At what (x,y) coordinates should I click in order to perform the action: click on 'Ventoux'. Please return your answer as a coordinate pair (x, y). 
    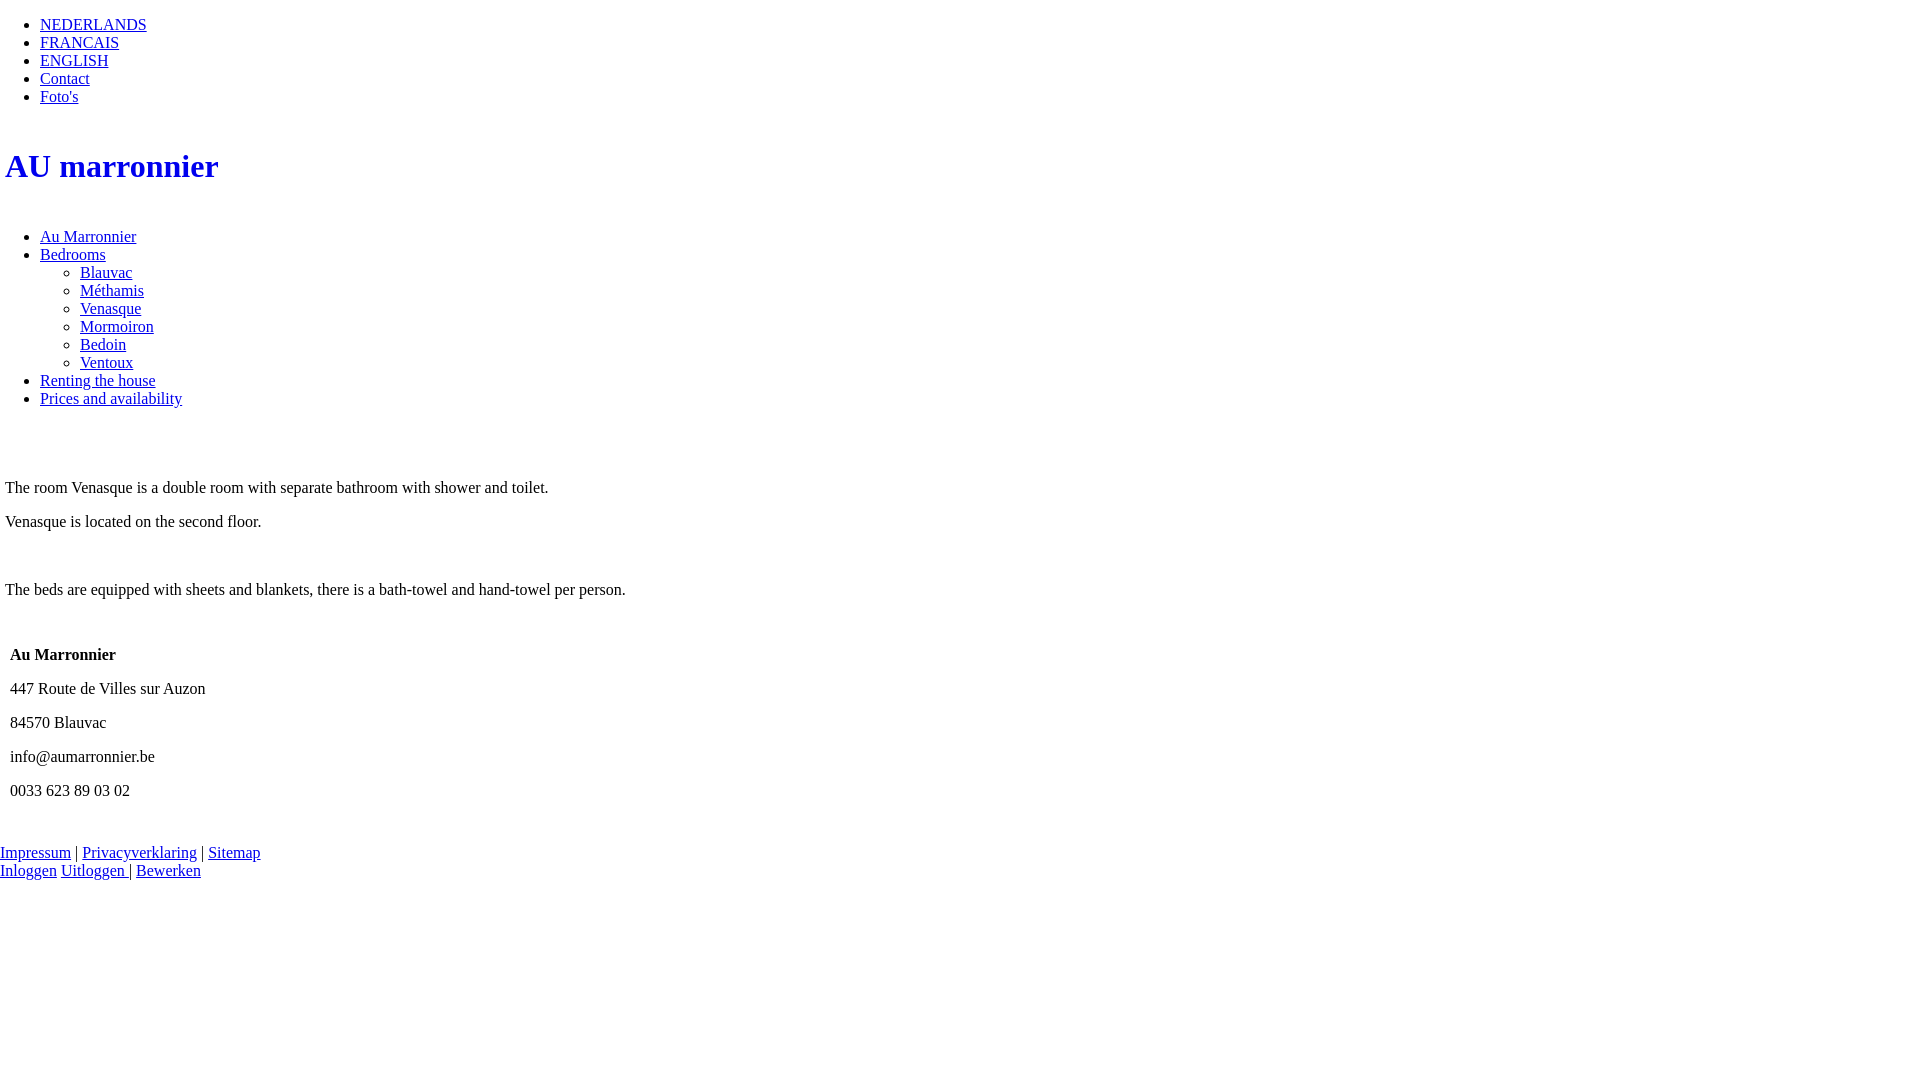
    Looking at the image, I should click on (105, 362).